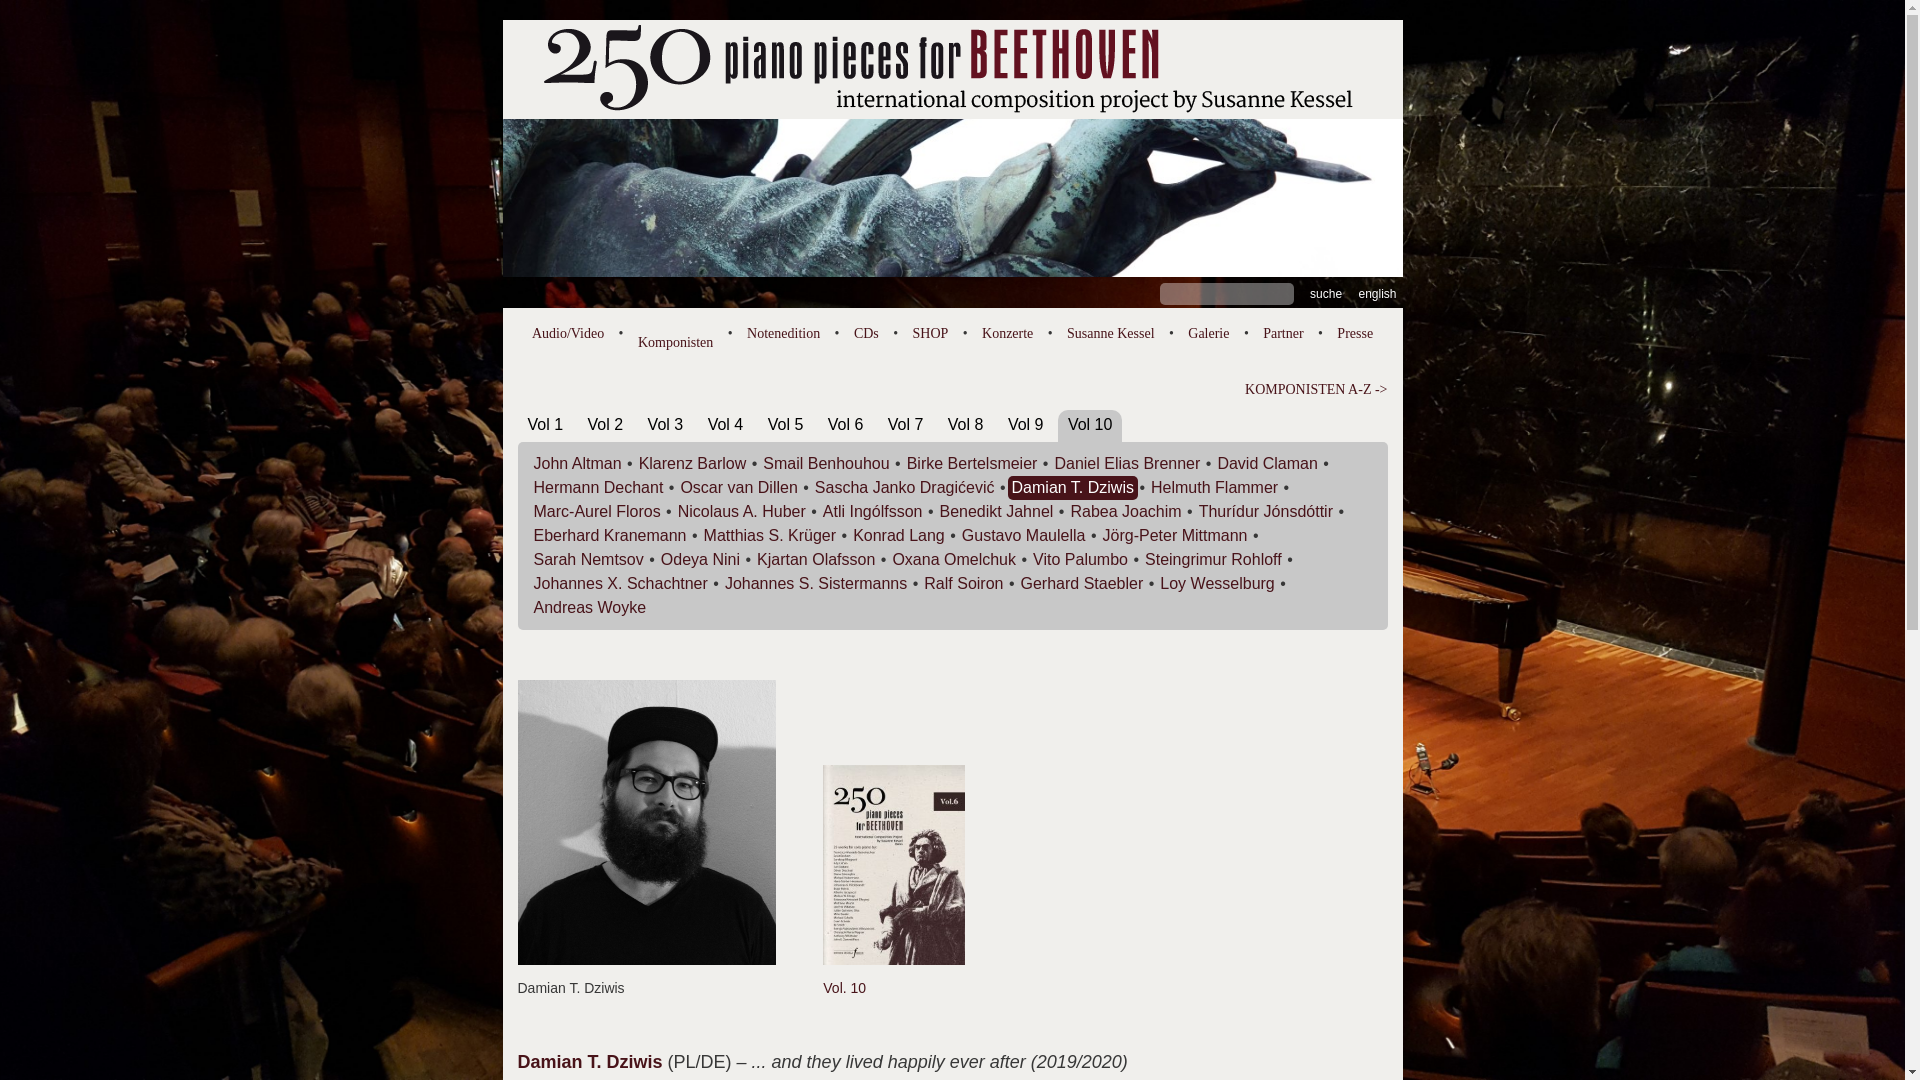 This screenshot has width=1920, height=1080. I want to click on 'Komponisten', so click(637, 337).